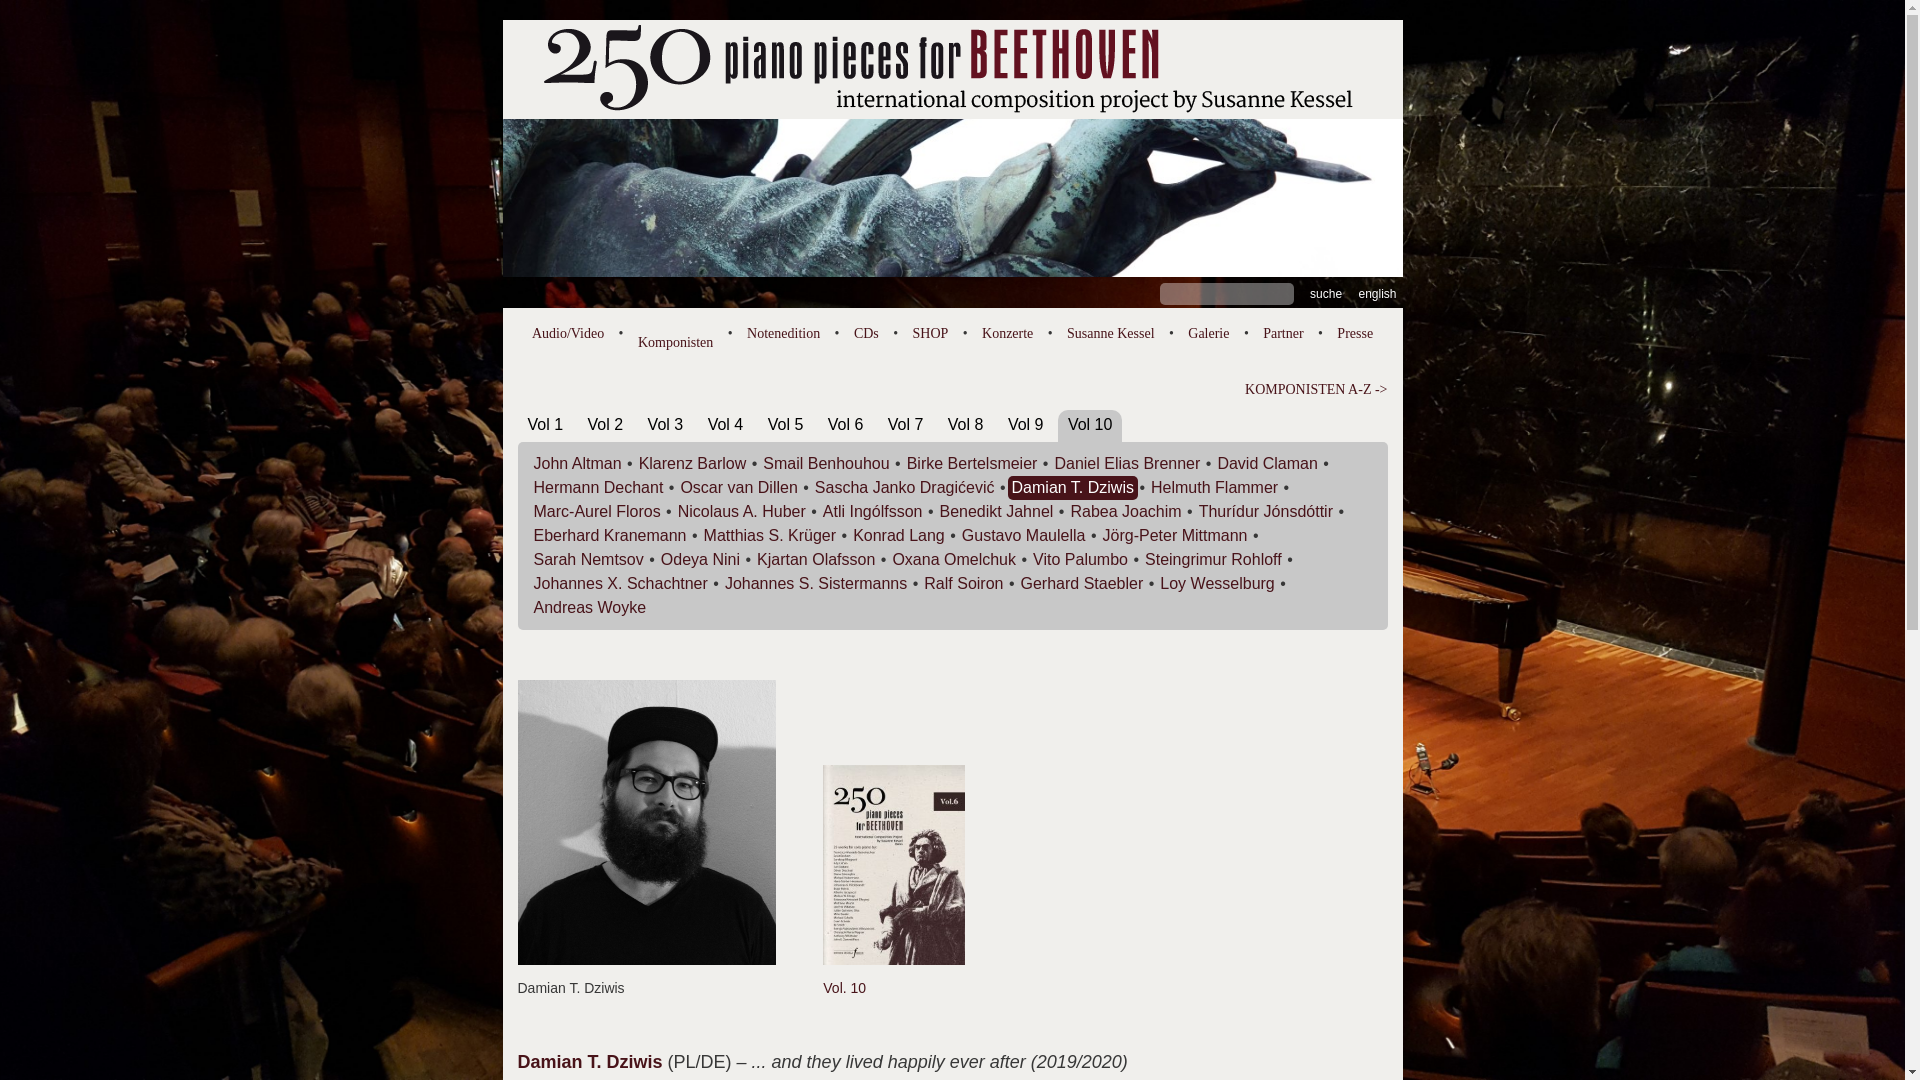 This screenshot has width=1920, height=1080. I want to click on 'Komponisten', so click(637, 337).